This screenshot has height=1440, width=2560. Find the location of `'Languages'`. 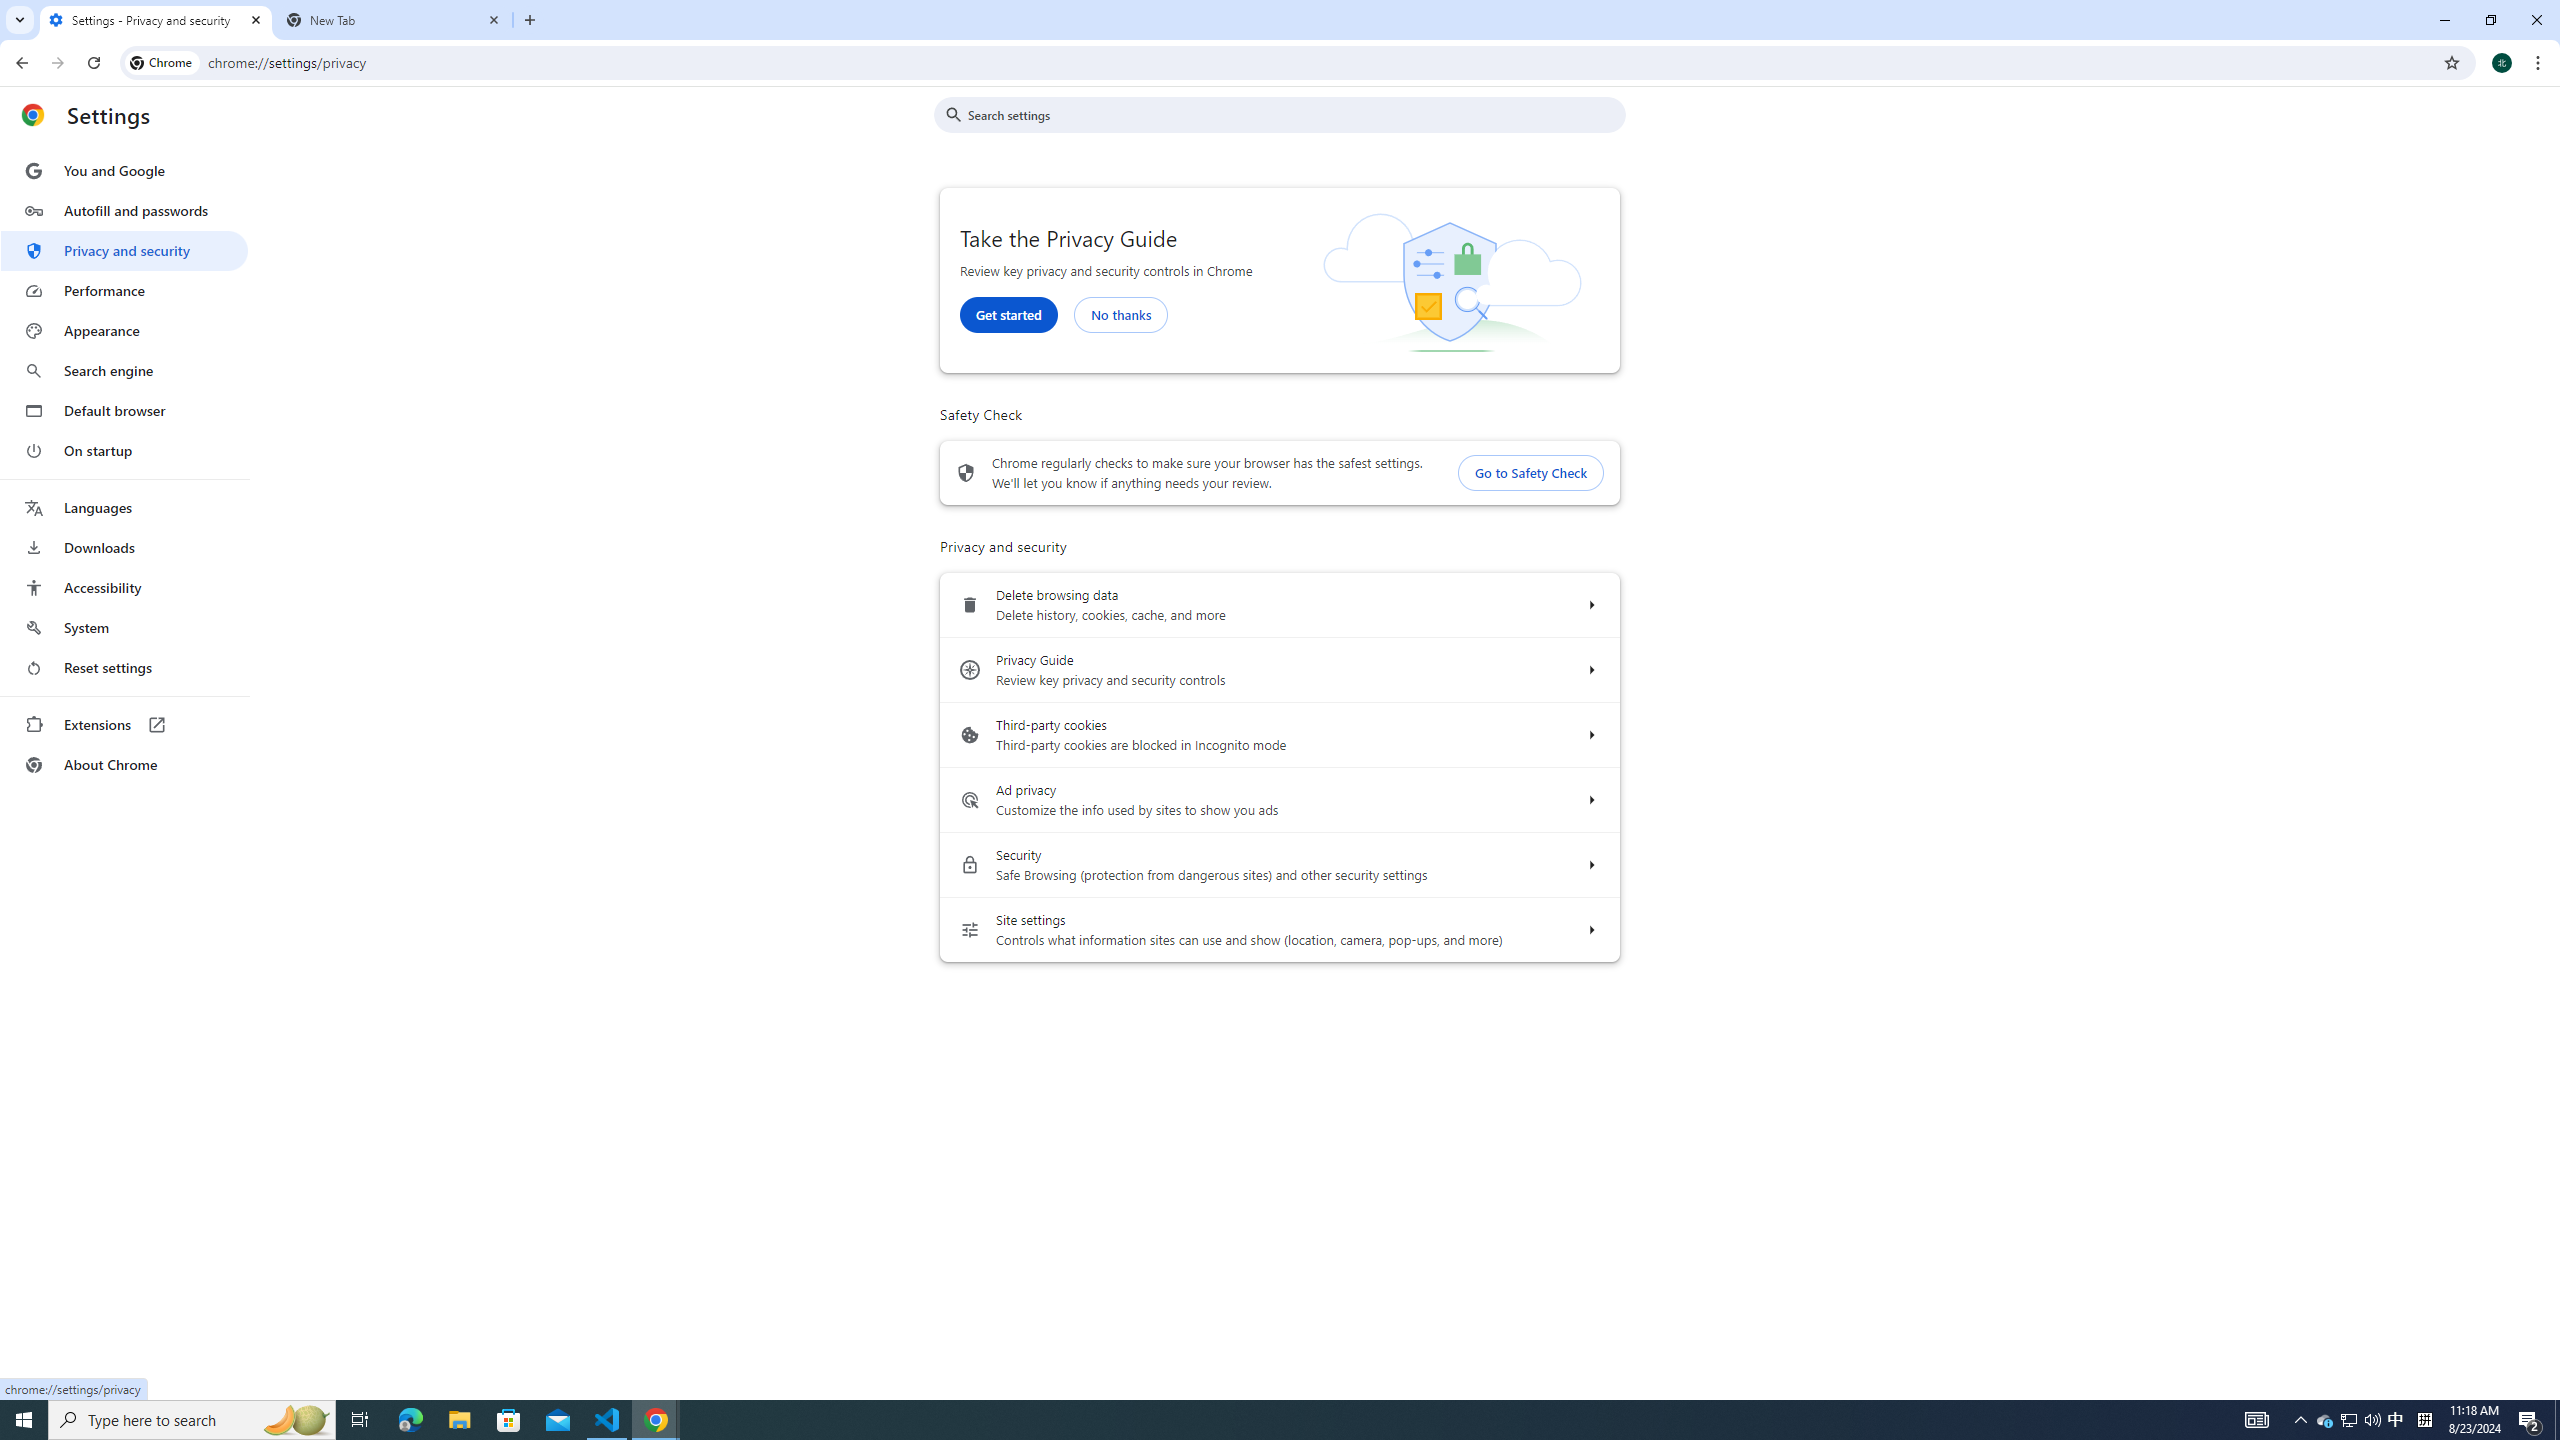

'Languages' is located at coordinates (123, 508).